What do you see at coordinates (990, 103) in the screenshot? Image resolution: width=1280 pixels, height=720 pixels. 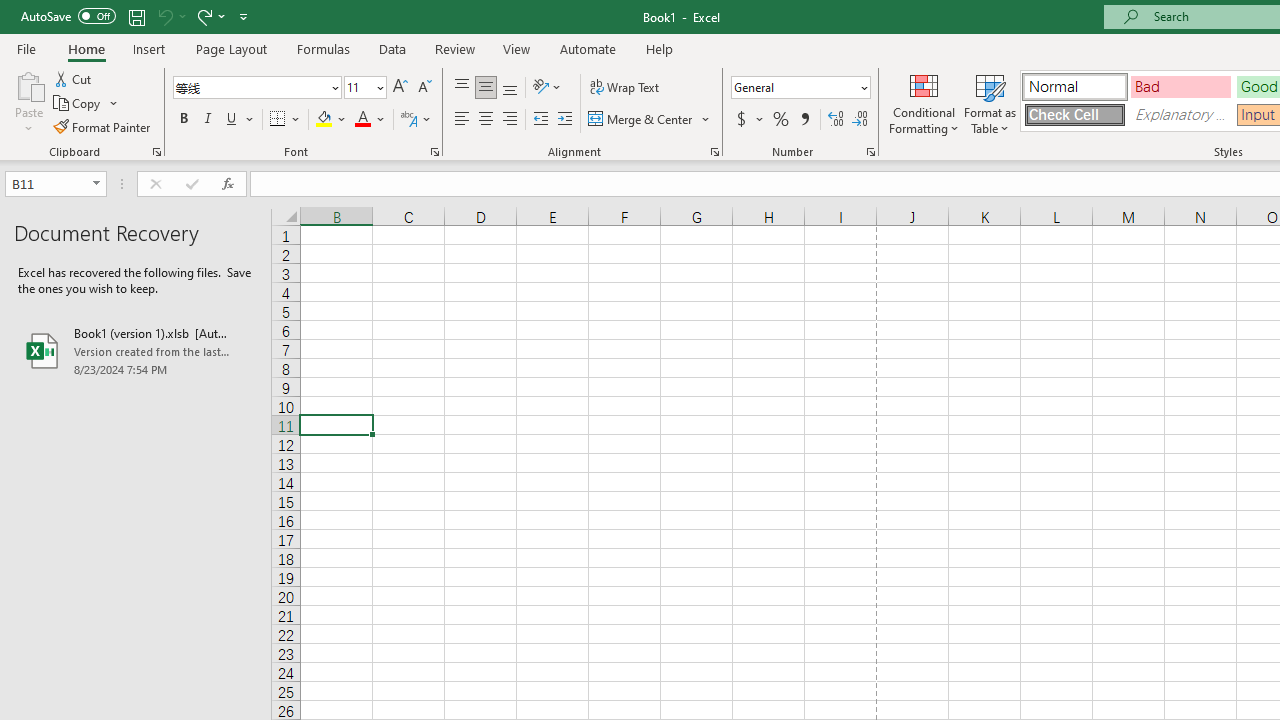 I see `'Format as Table'` at bounding box center [990, 103].